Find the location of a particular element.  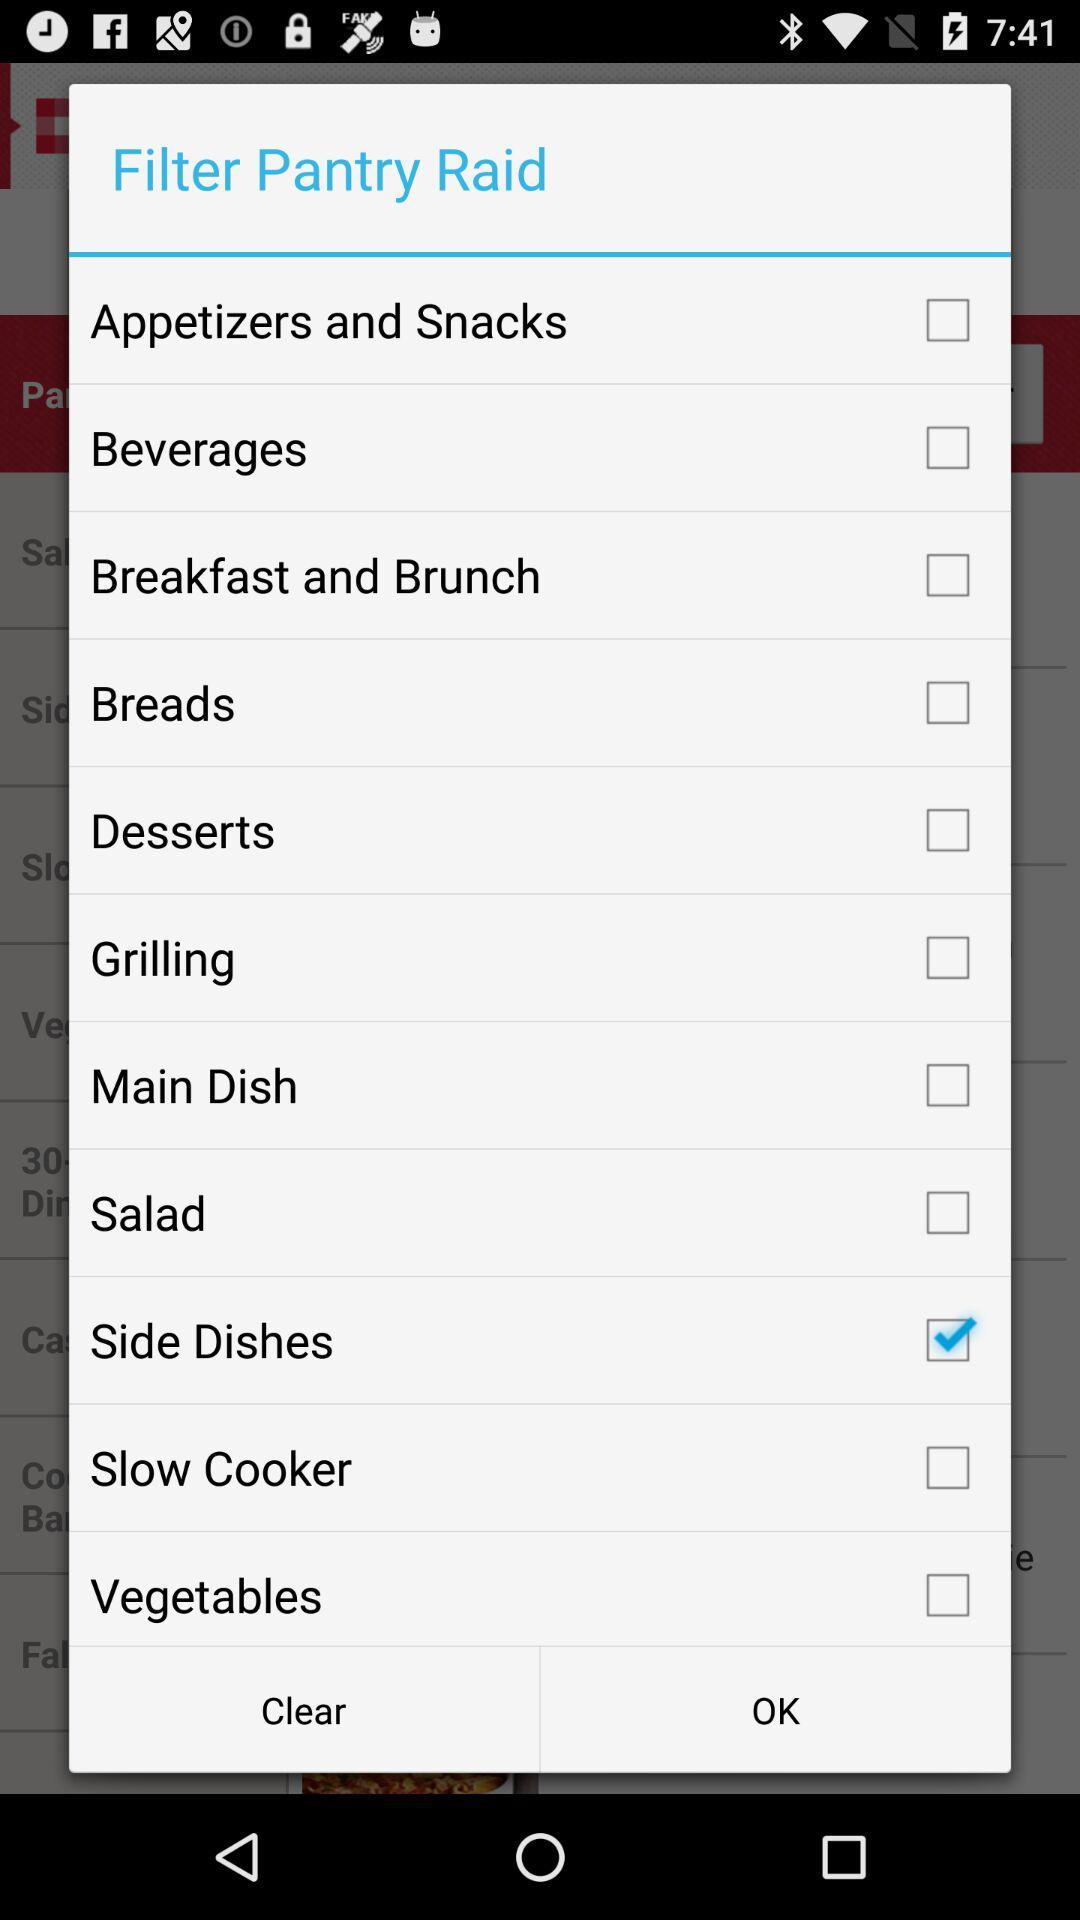

breads icon is located at coordinates (540, 702).